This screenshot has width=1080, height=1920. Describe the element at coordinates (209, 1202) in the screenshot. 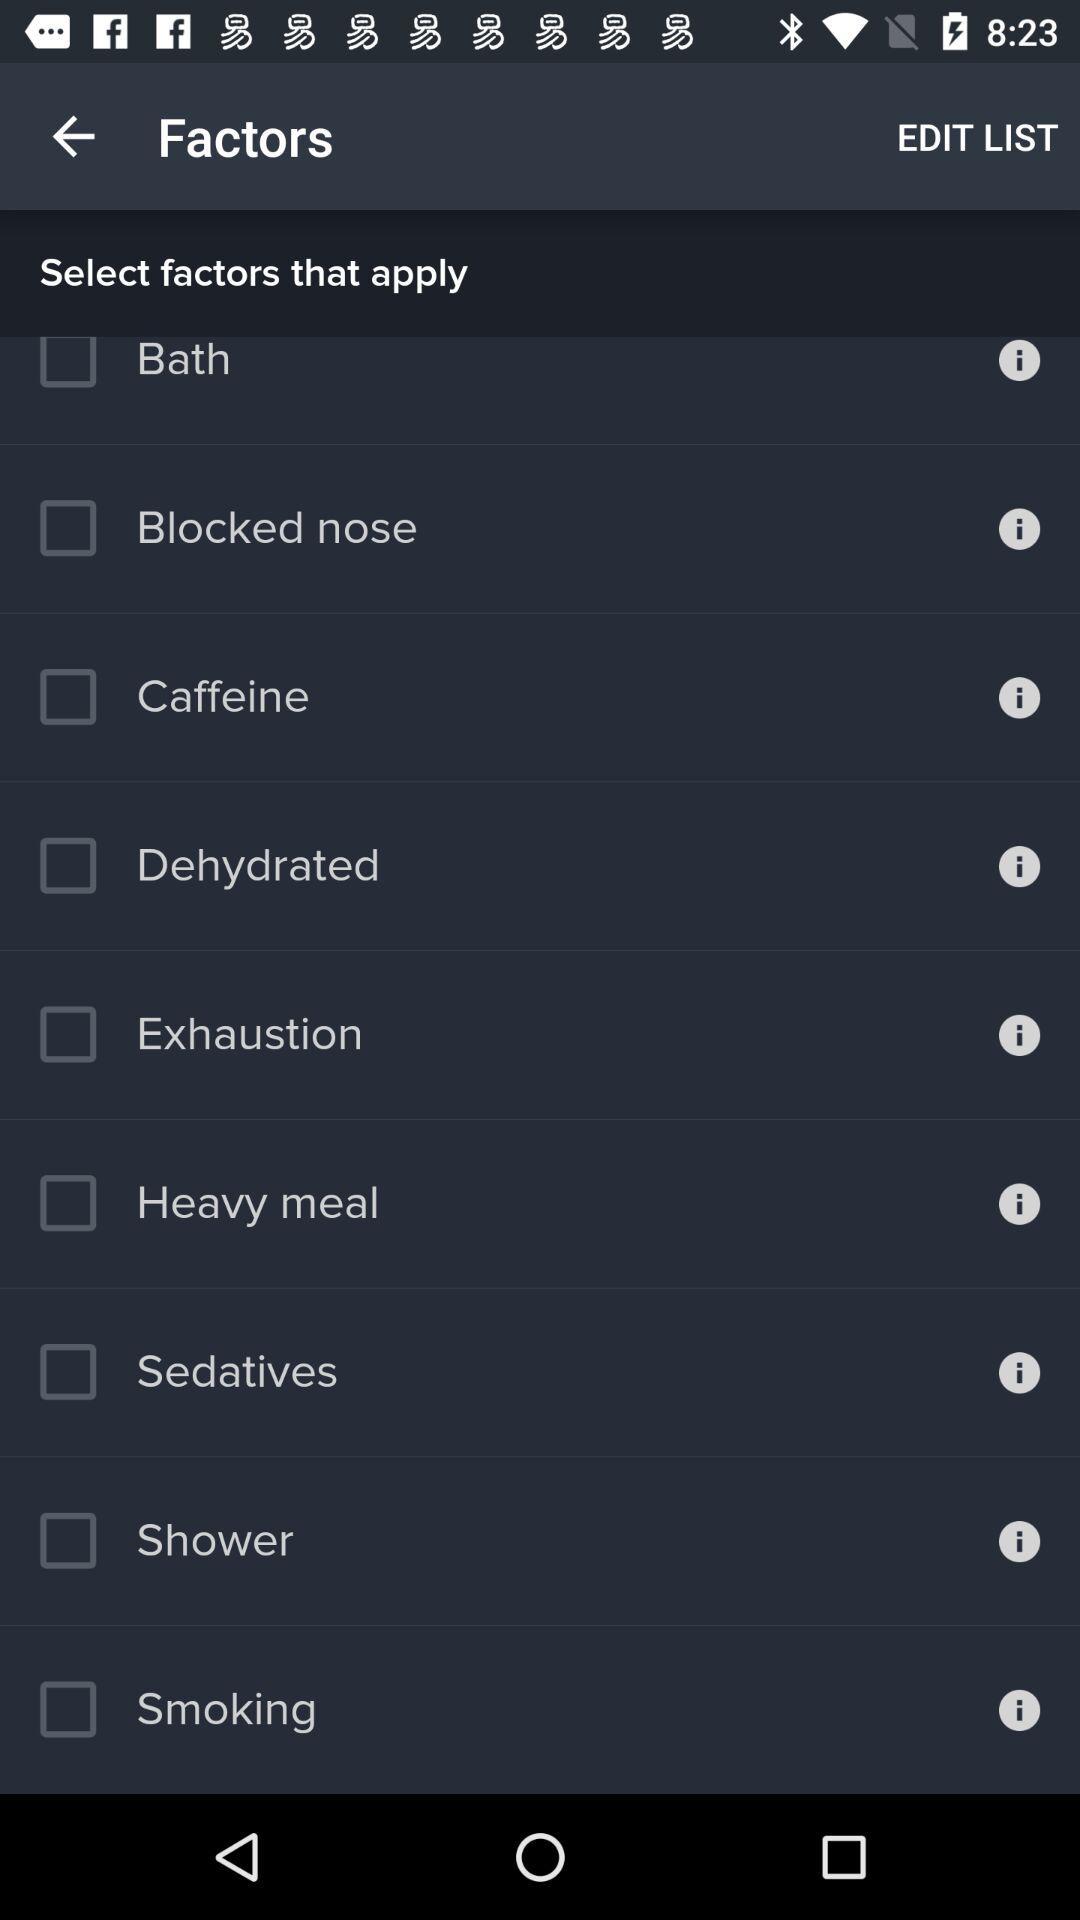

I see `the heavy meal` at that location.